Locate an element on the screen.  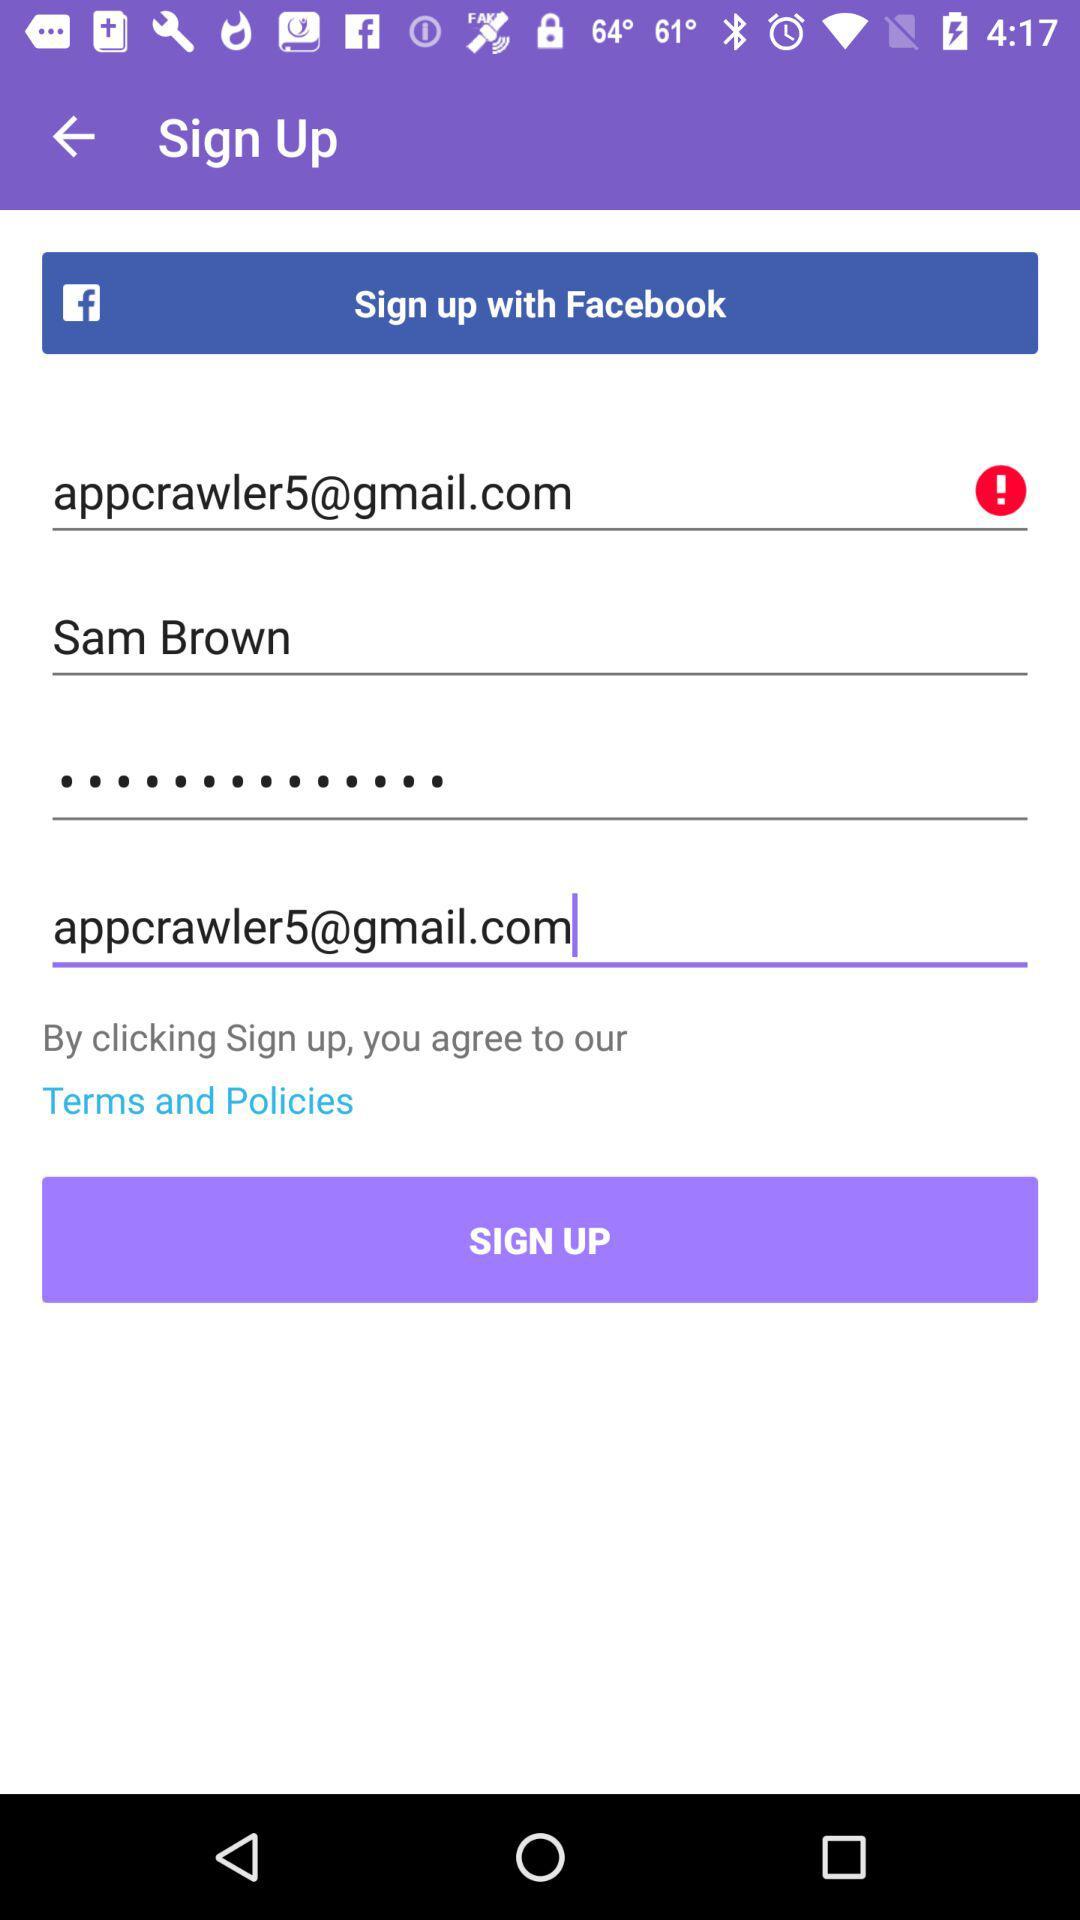
the icon above sign up item is located at coordinates (197, 1098).